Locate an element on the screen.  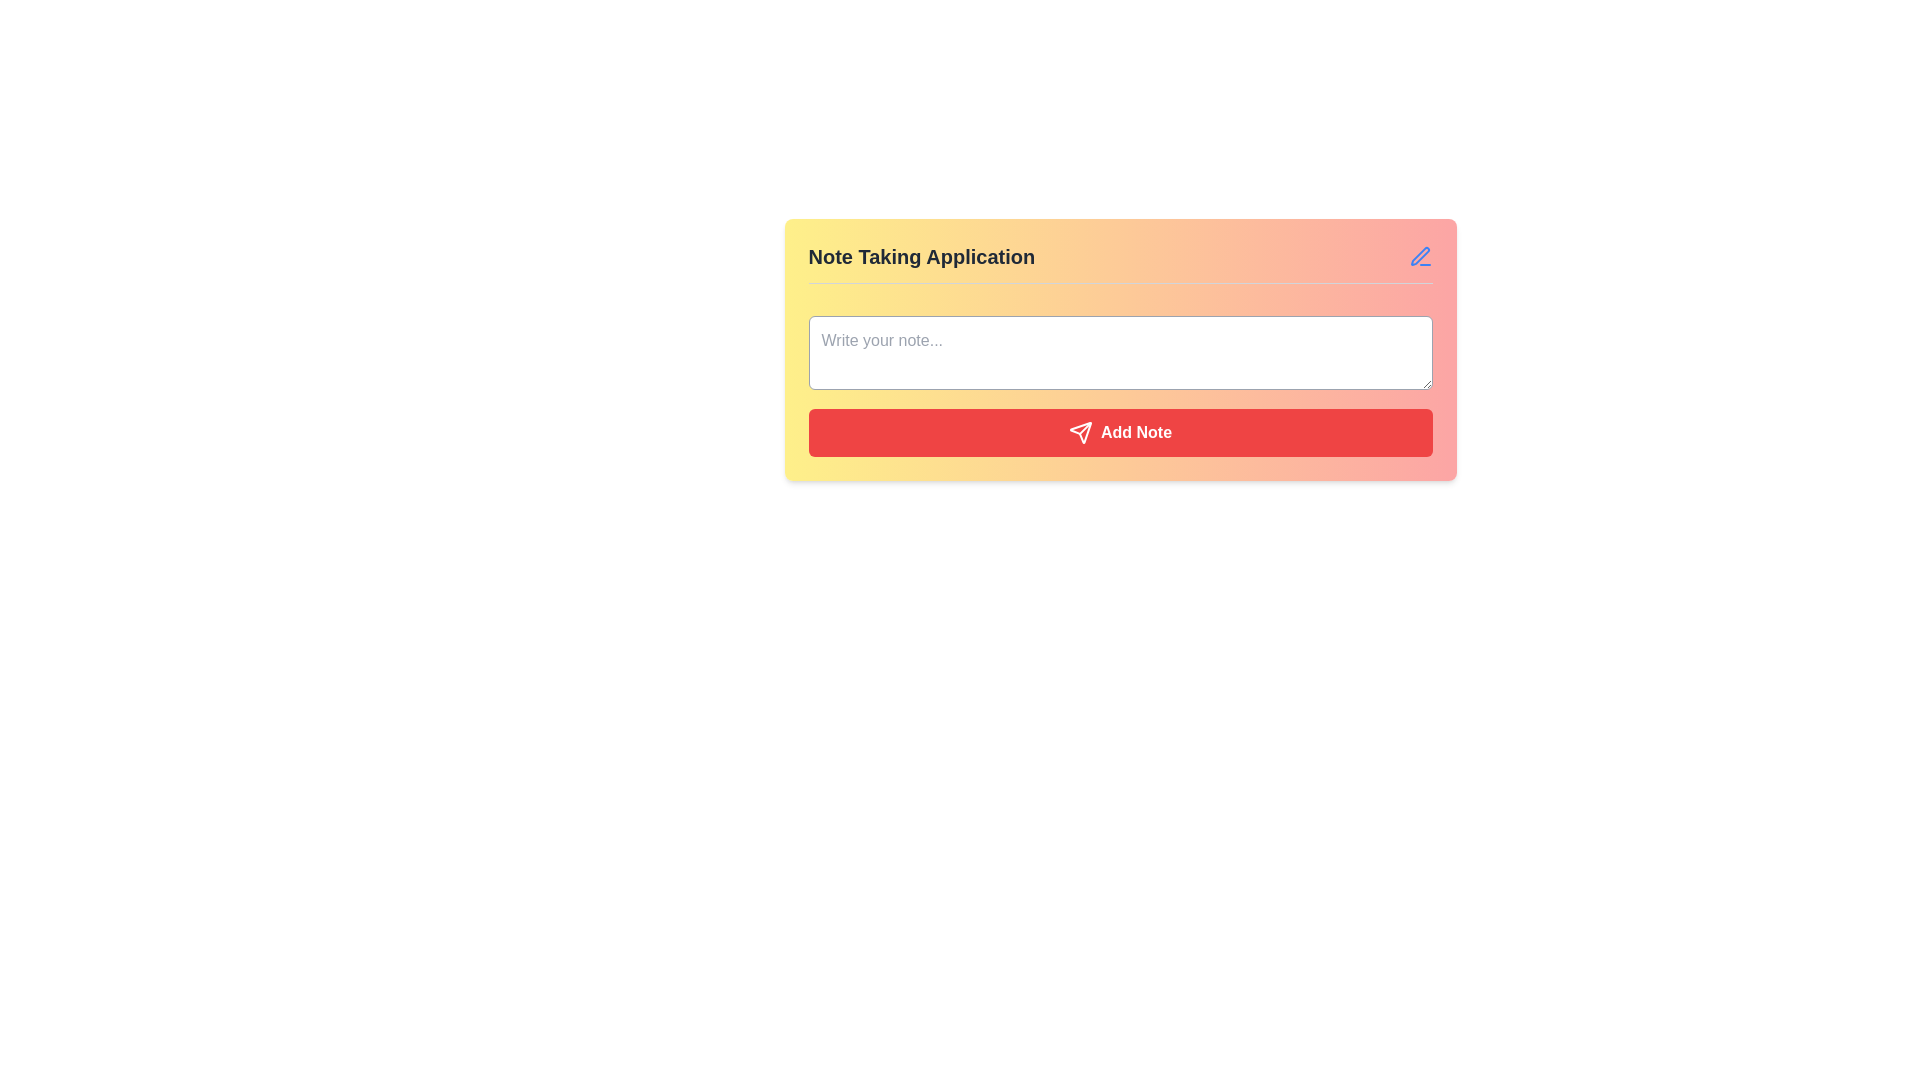
the blue pen icon located in the upper-right corner of the note-taking application is located at coordinates (1419, 256).